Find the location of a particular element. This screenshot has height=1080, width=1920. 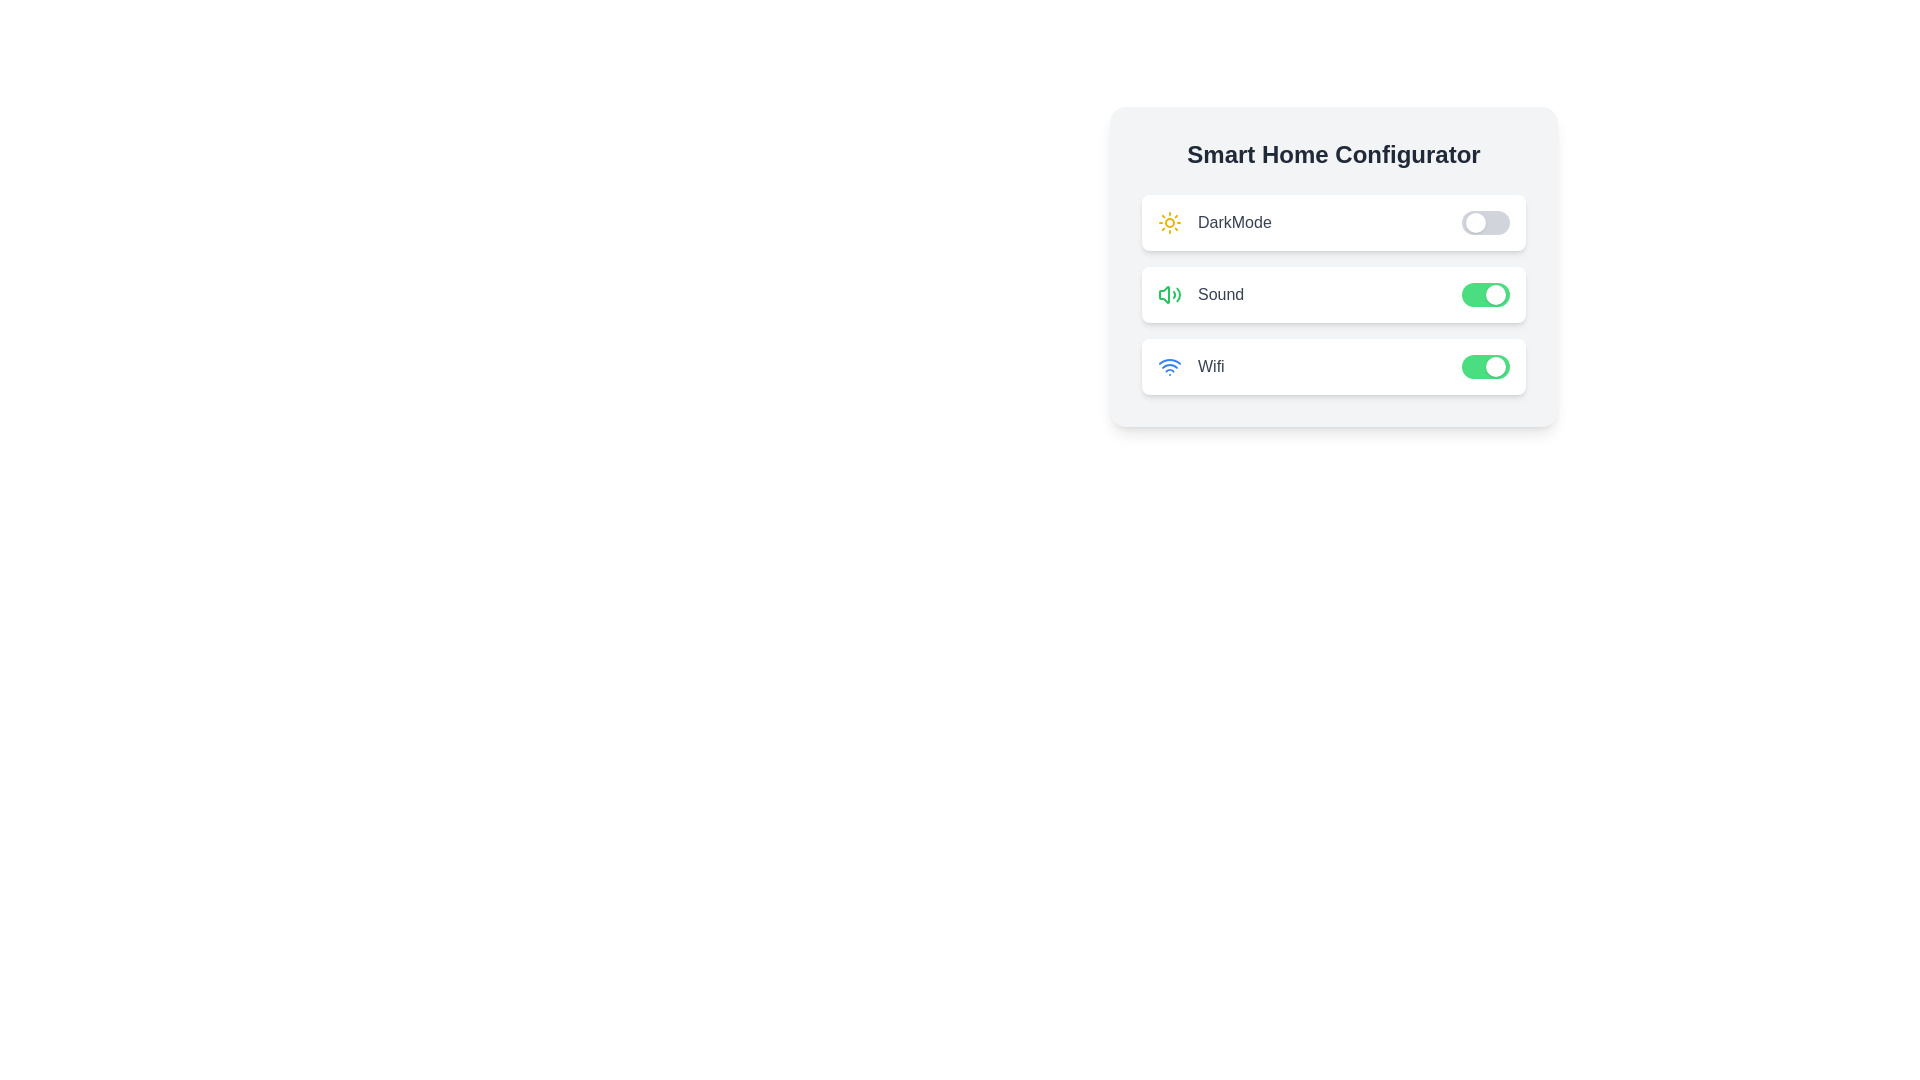

the text label reading 'Wifi' styled with a gray color and medium font weight, located to the right of the WiFi icon is located at coordinates (1210, 366).